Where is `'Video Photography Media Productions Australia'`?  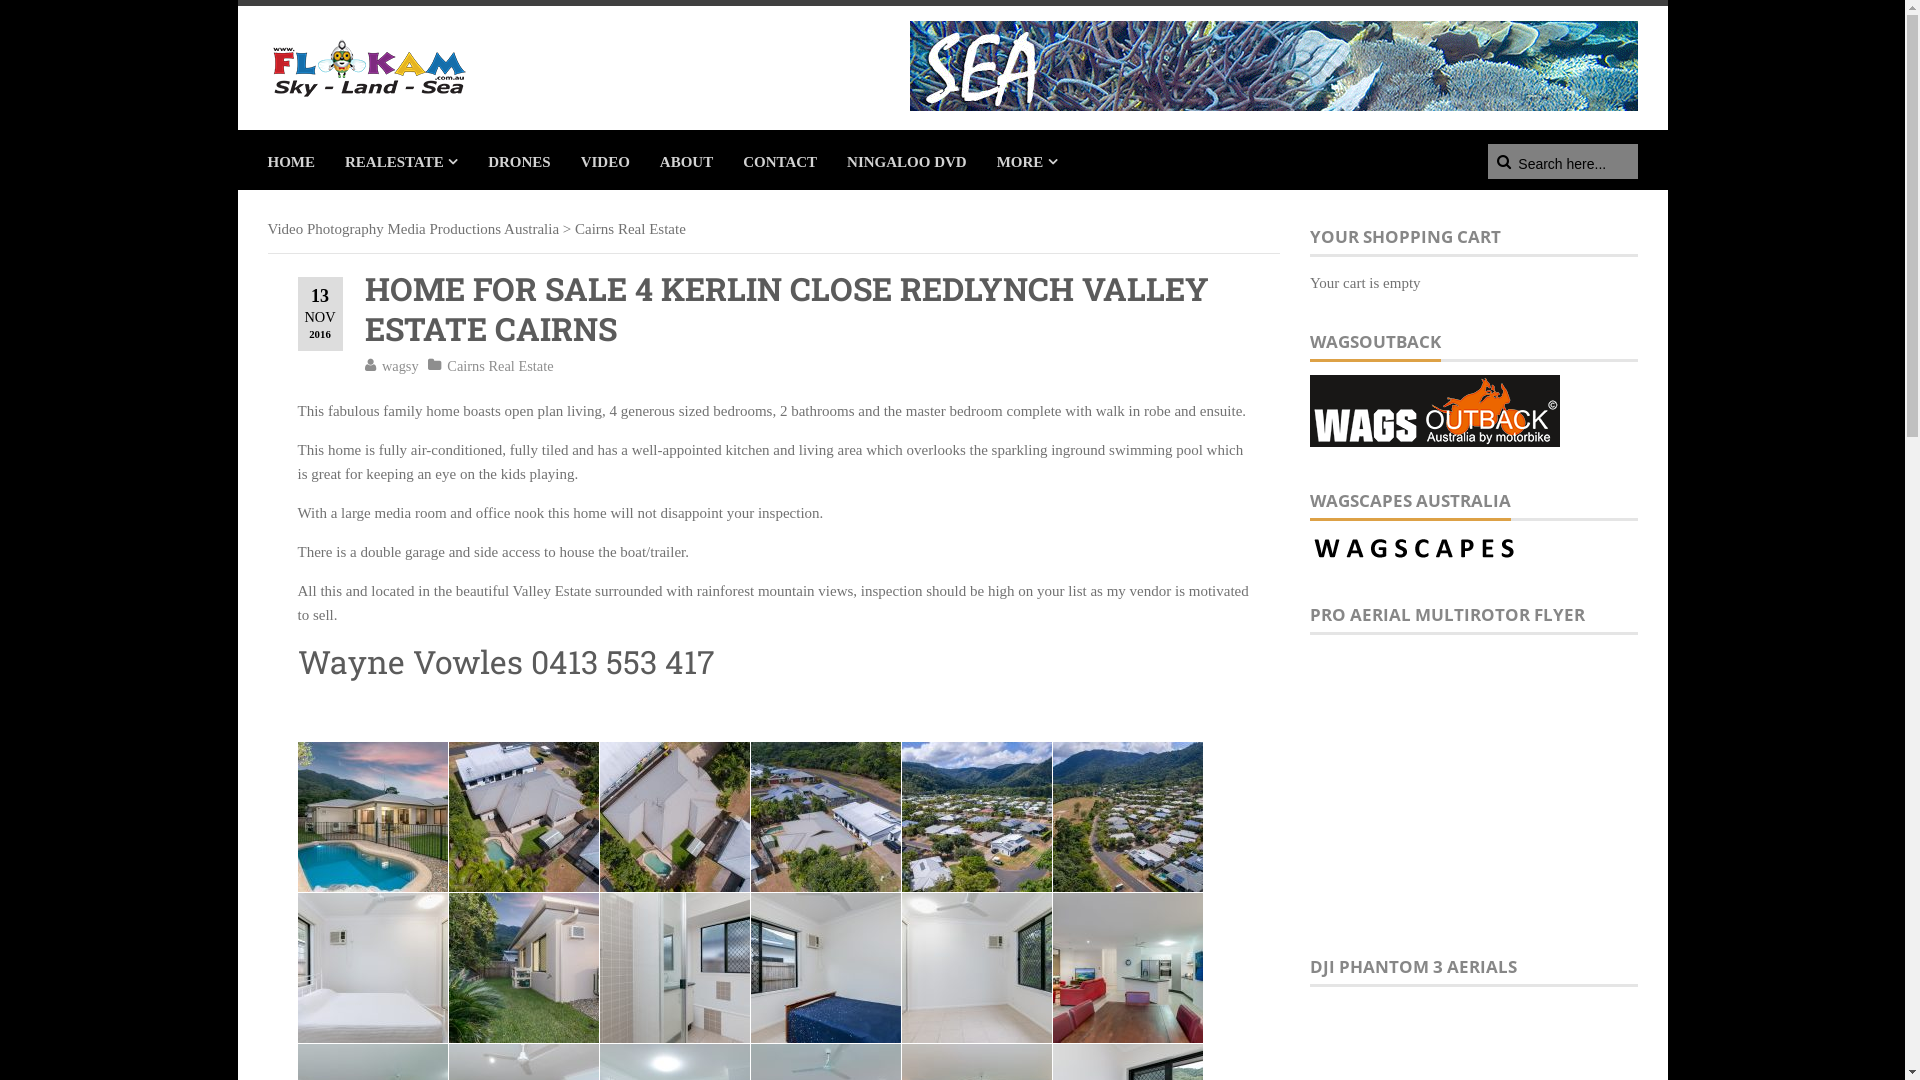 'Video Photography Media Productions Australia' is located at coordinates (412, 227).